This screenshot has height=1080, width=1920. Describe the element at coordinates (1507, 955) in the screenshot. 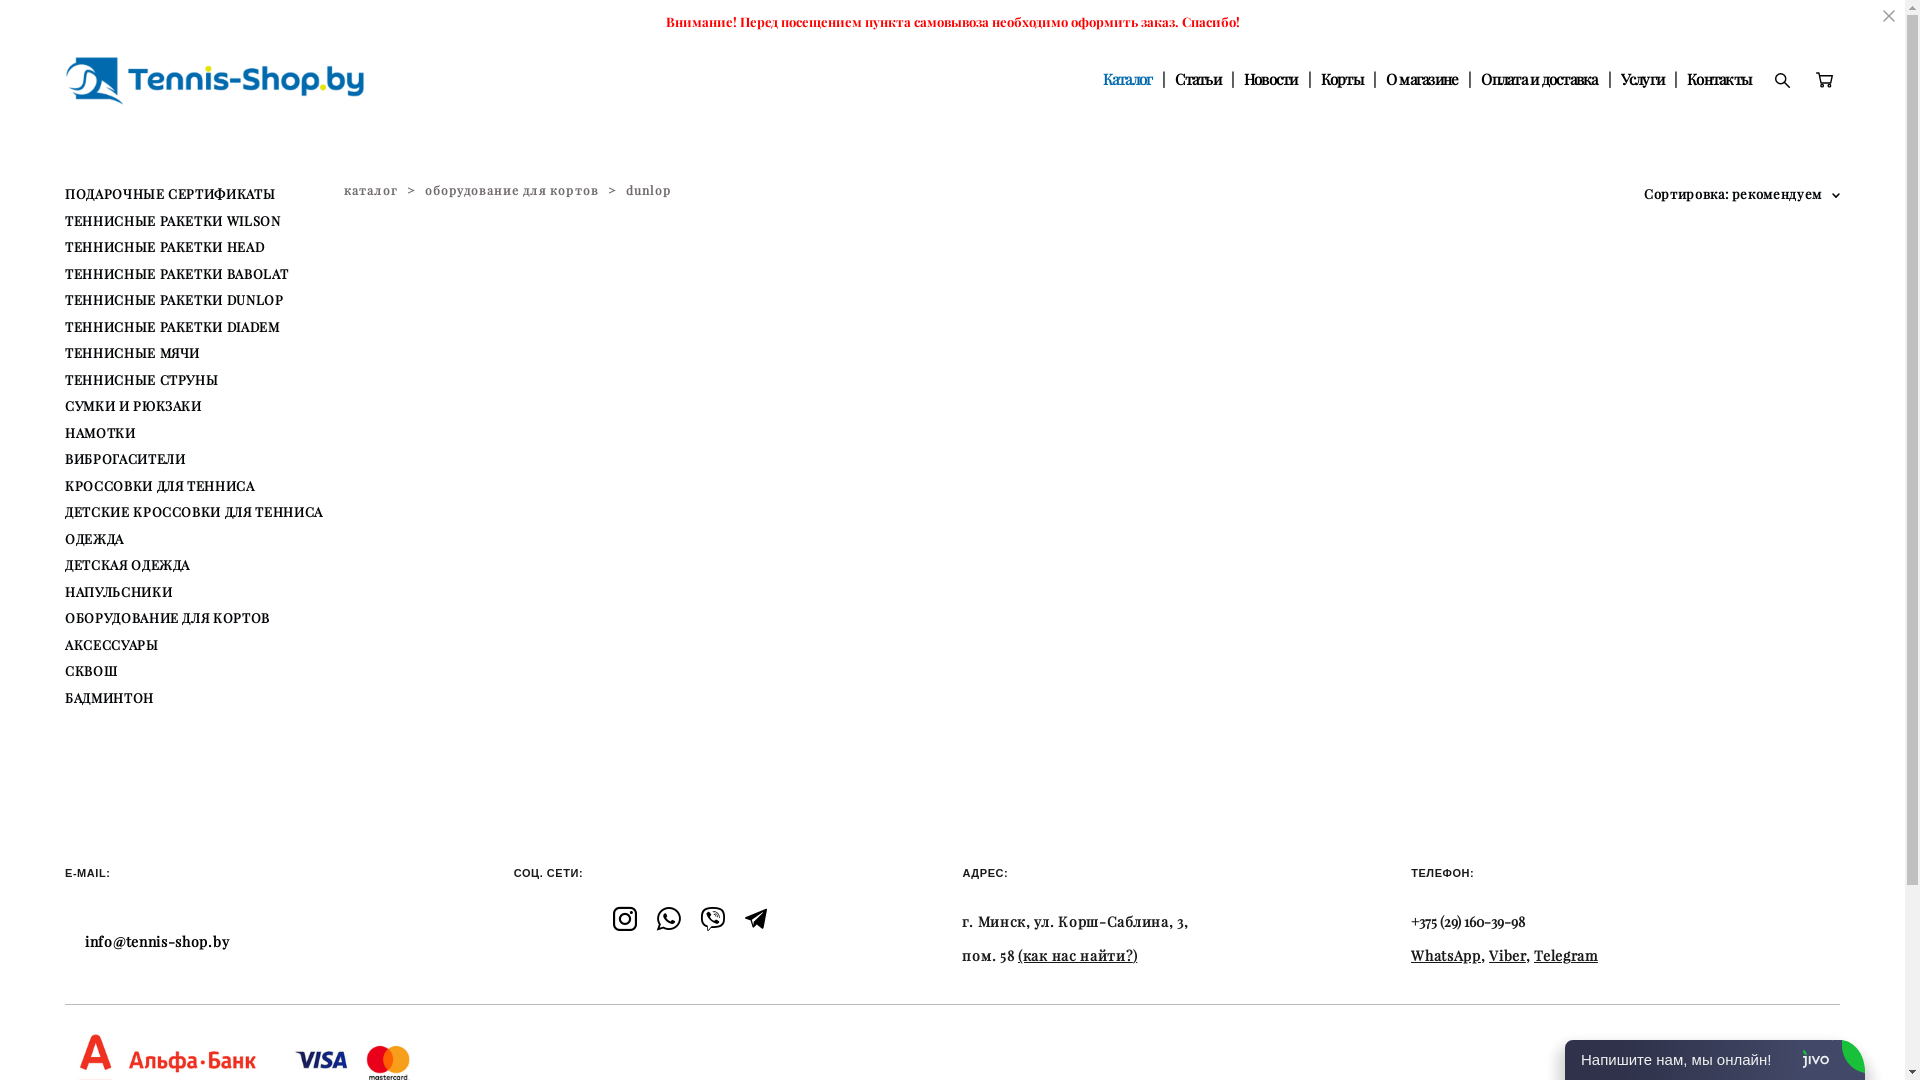

I see `'Viber'` at that location.